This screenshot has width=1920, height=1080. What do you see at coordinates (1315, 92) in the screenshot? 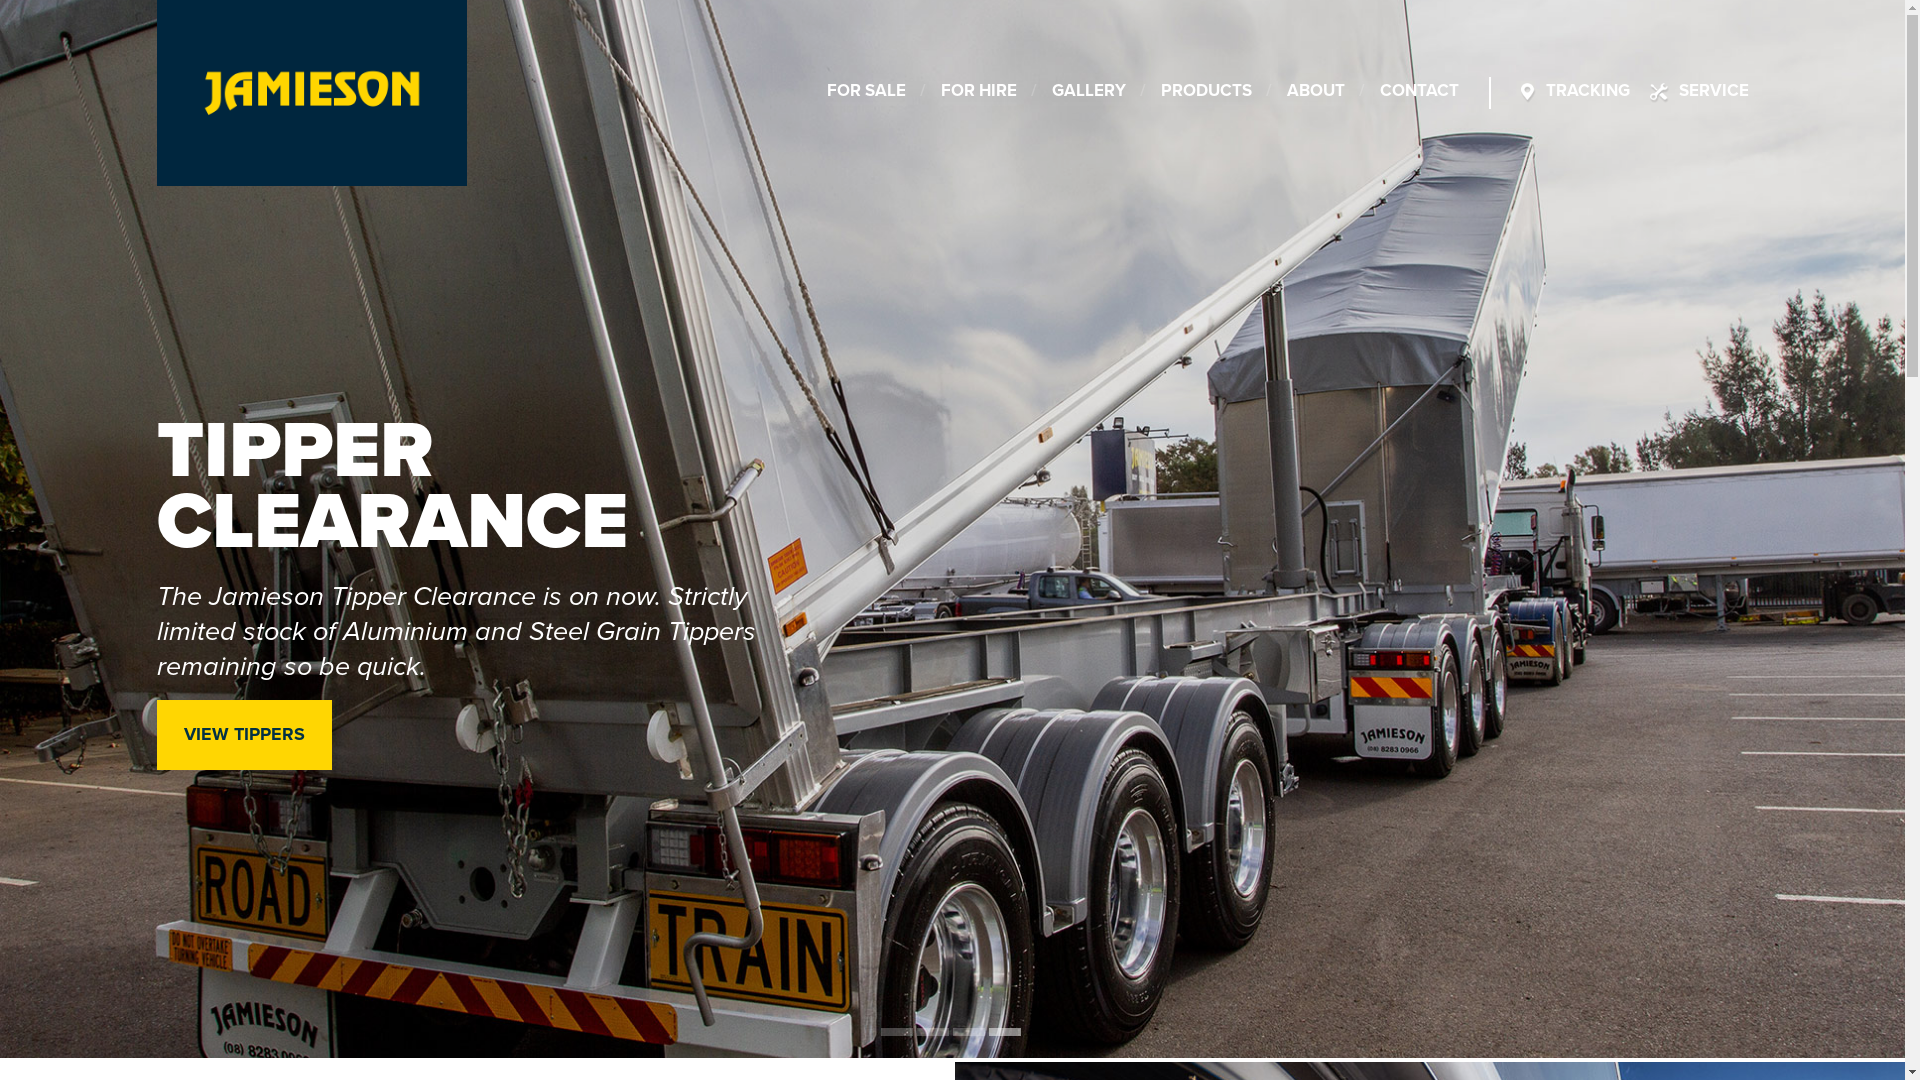
I see `'ABOUT'` at bounding box center [1315, 92].